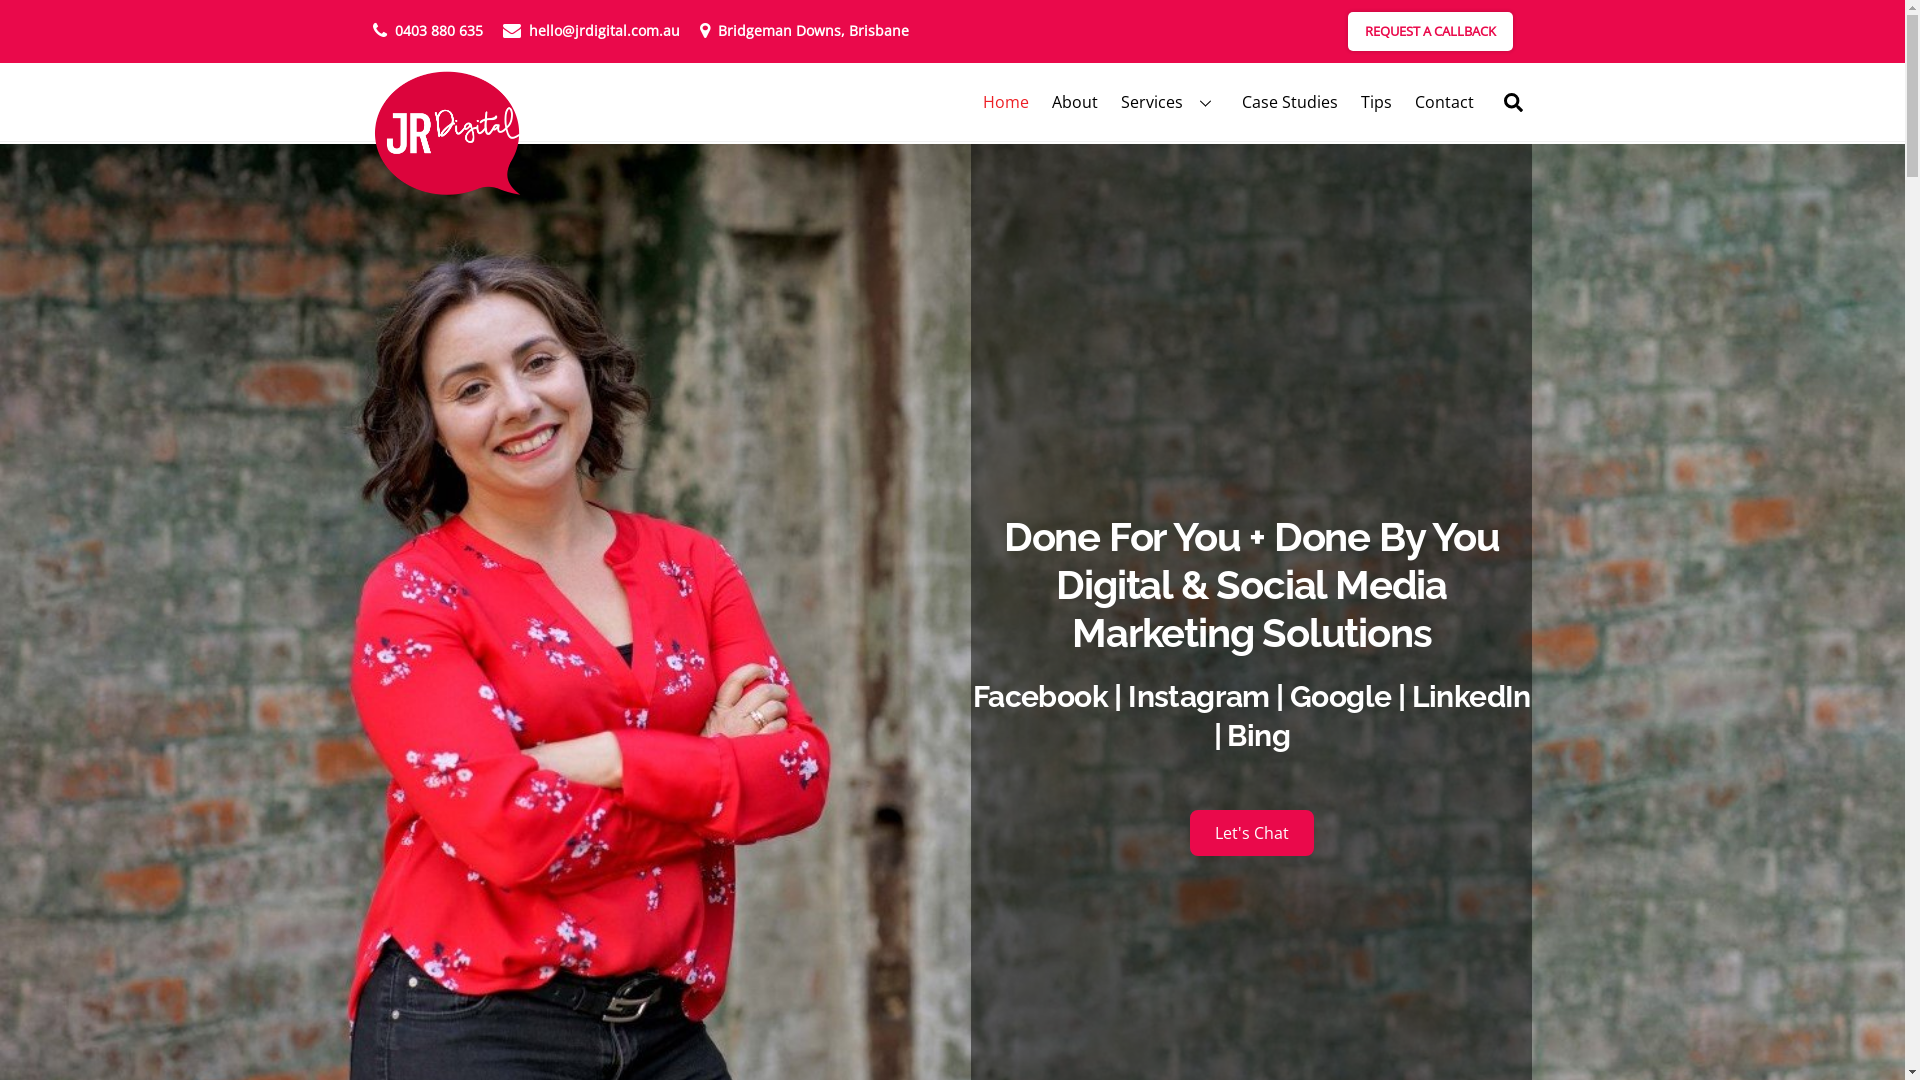 This screenshot has height=1080, width=1920. Describe the element at coordinates (1005, 101) in the screenshot. I see `'Home'` at that location.